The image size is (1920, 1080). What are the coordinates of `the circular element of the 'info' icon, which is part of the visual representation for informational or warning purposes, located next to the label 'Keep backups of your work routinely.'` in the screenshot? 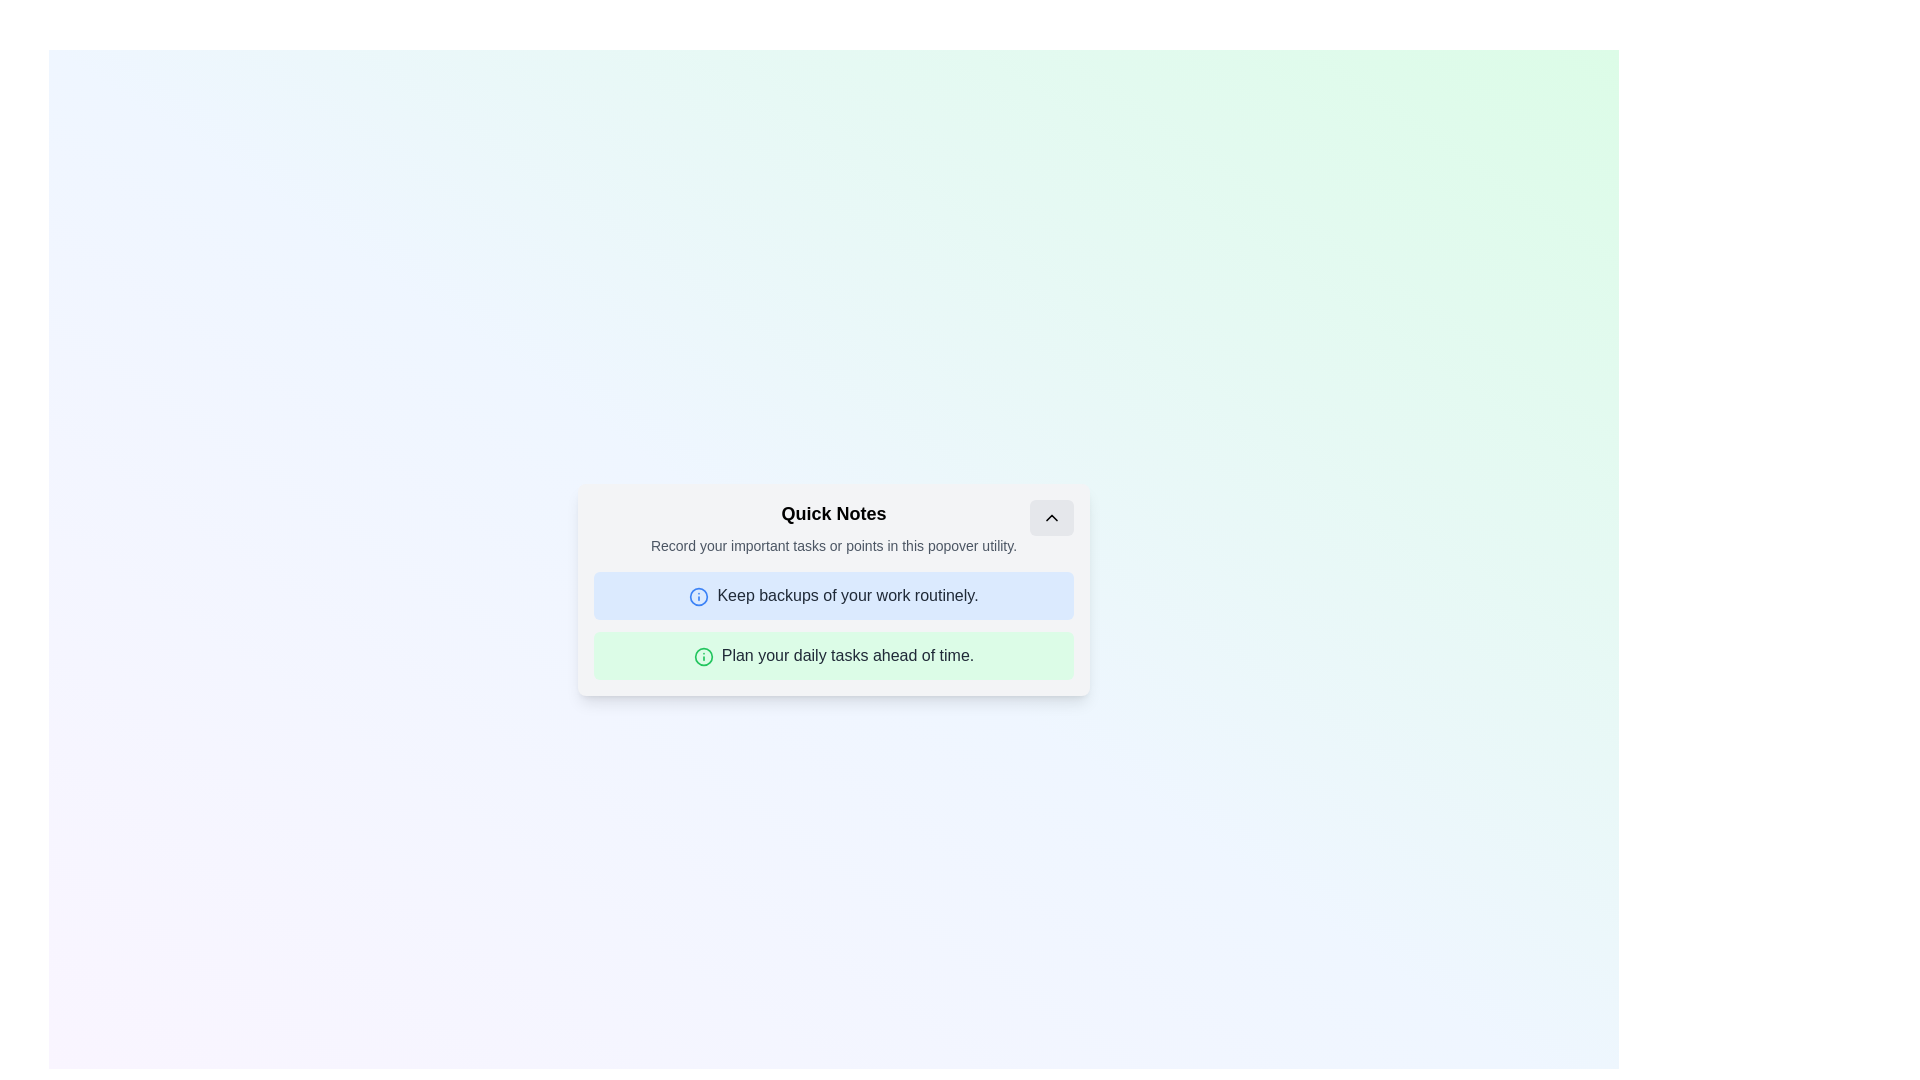 It's located at (699, 595).